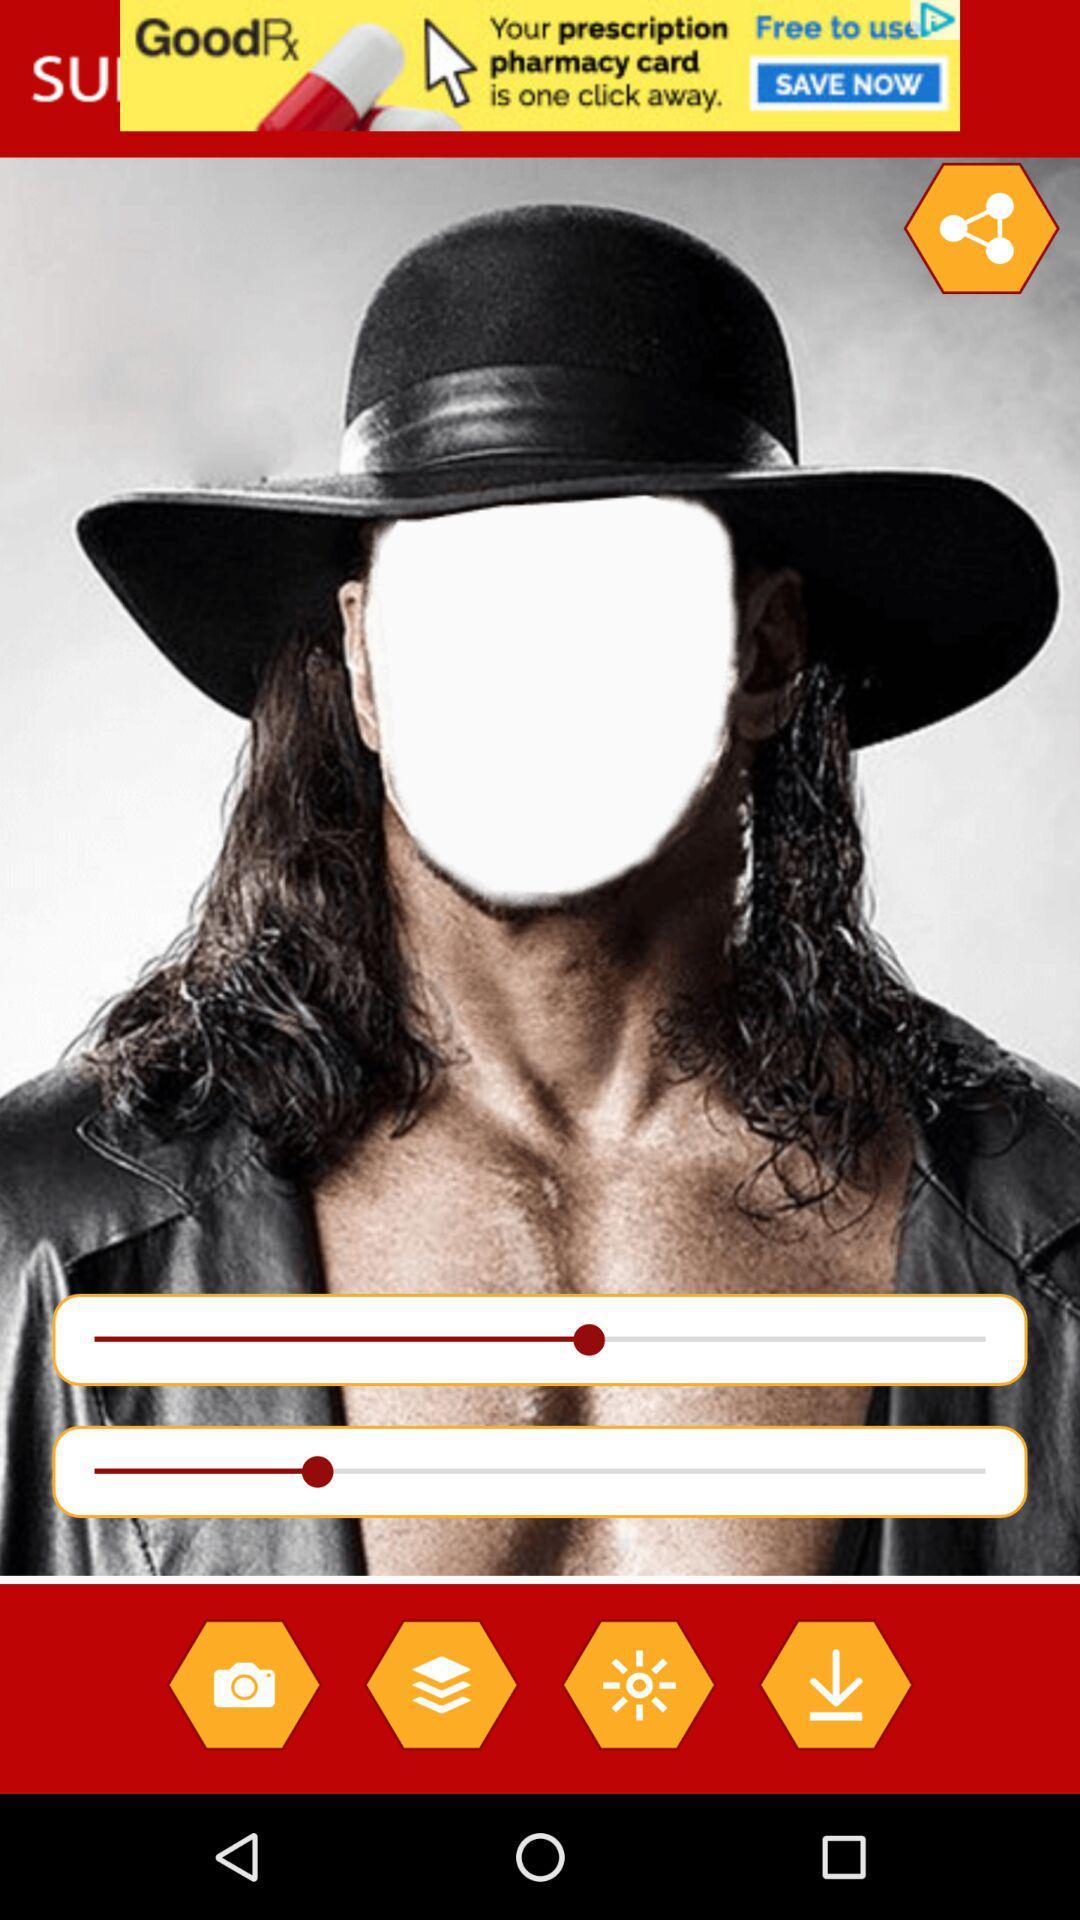 The image size is (1080, 1920). Describe the element at coordinates (835, 1683) in the screenshot. I see `download page` at that location.